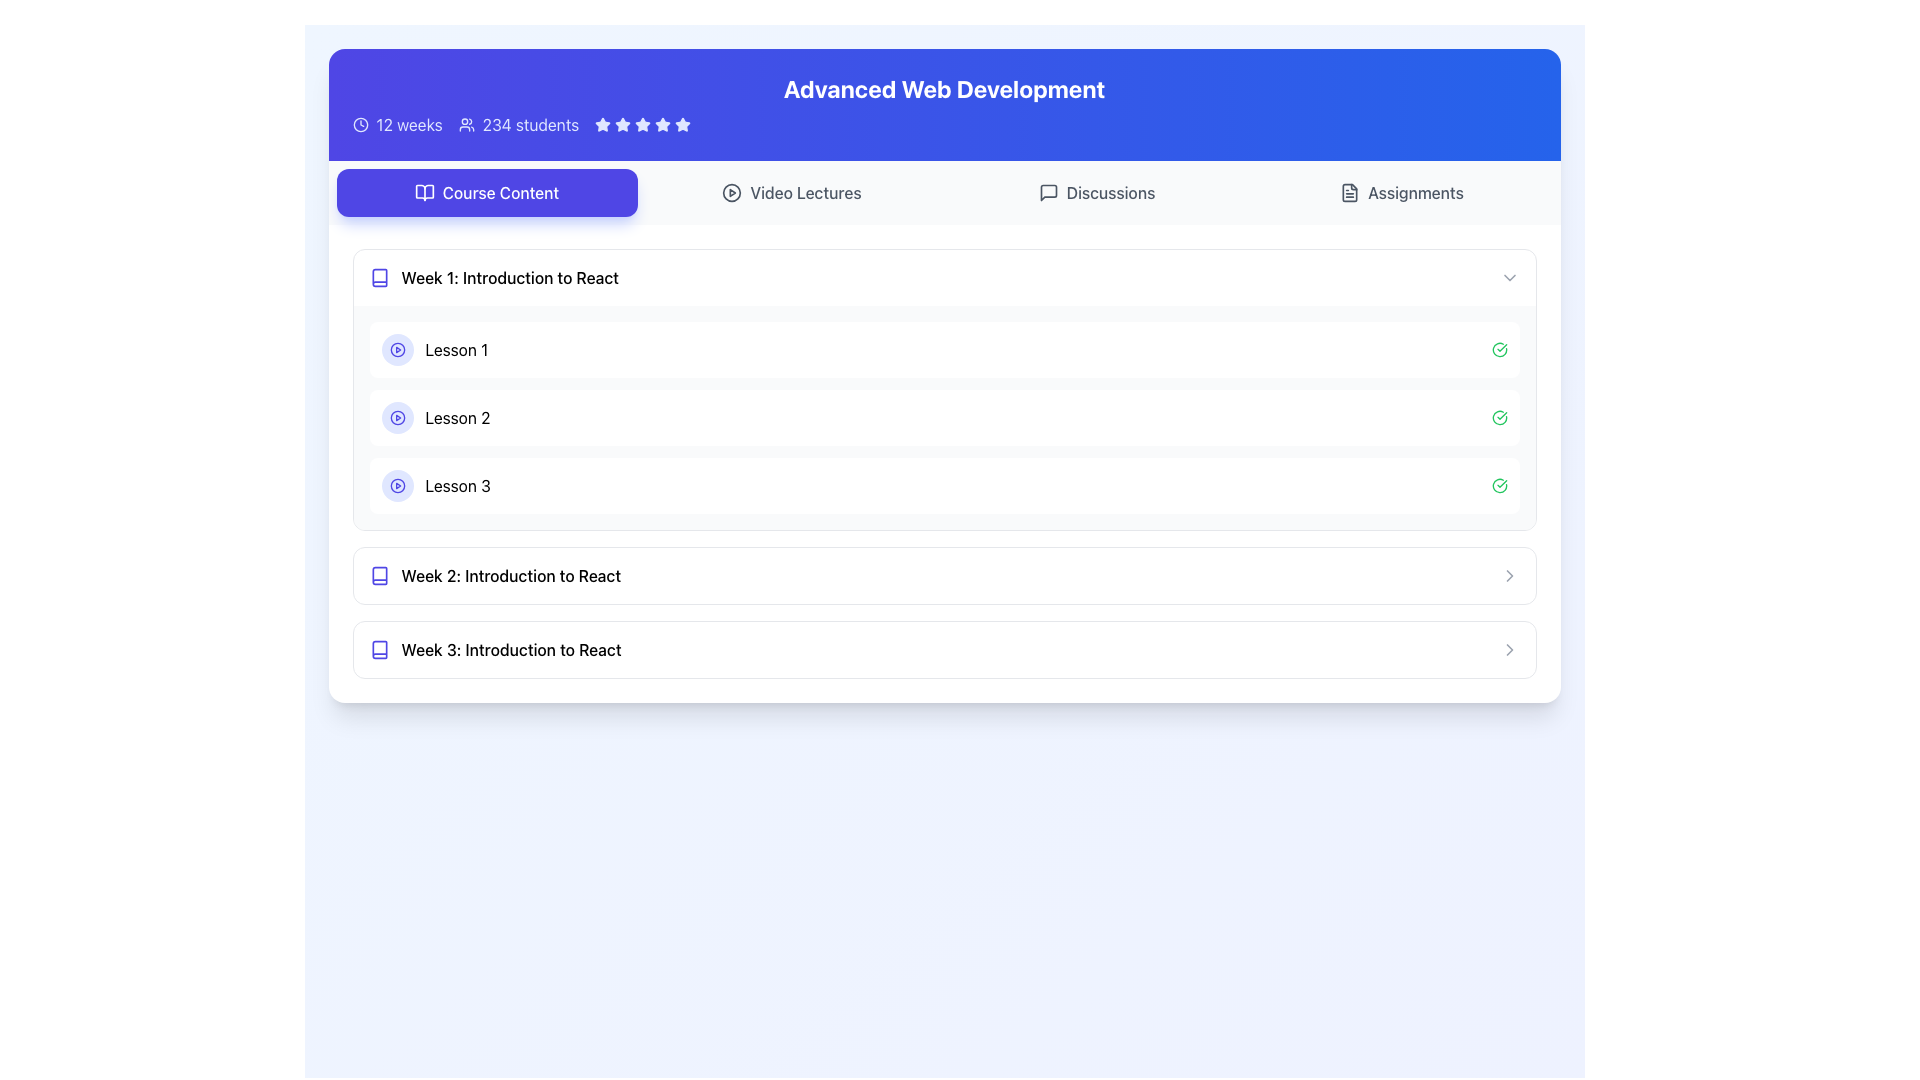 This screenshot has height=1080, width=1920. I want to click on the vibrant indigo book-like icon located to the left of the text 'Week 1: Introduction to React', so click(379, 277).